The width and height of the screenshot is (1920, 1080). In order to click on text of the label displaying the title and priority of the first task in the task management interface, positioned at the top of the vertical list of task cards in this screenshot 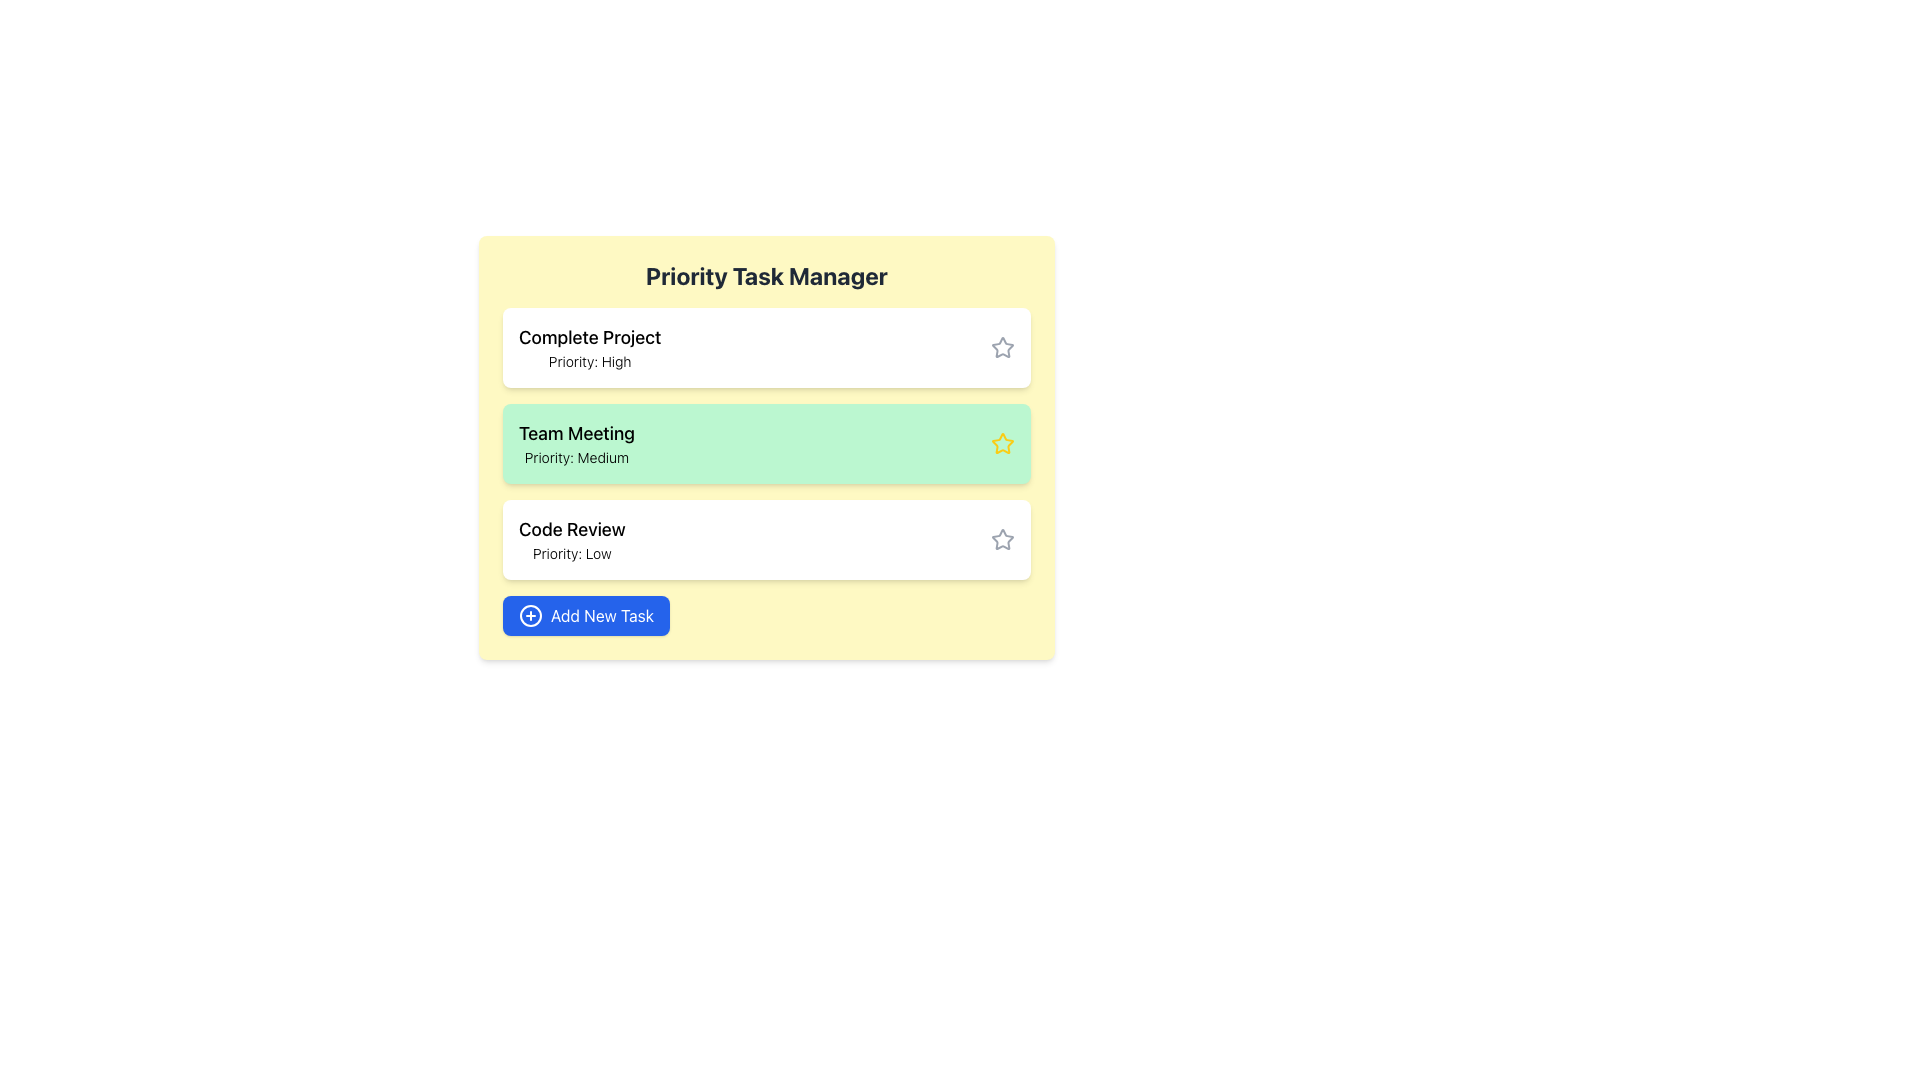, I will do `click(589, 346)`.